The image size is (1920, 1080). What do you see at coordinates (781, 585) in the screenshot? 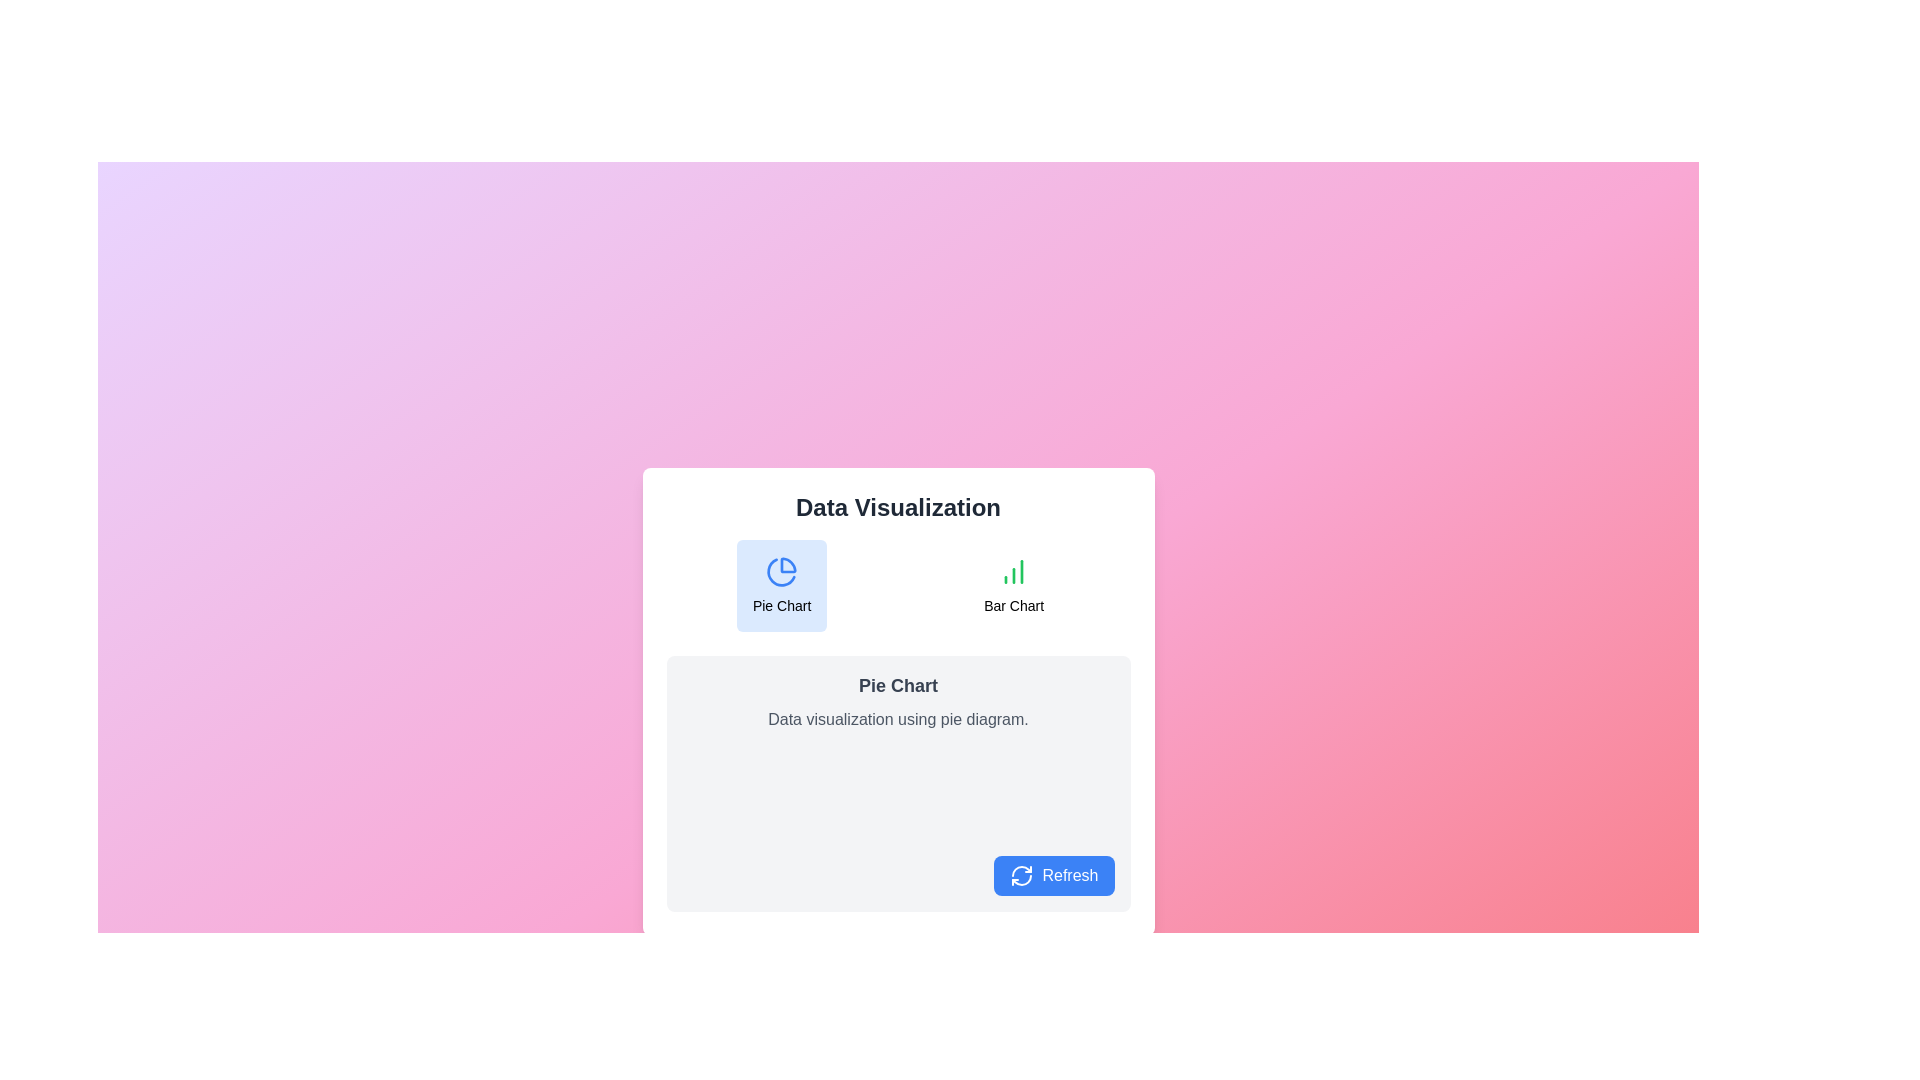
I see `the 'Pie Chart' button-like selectable element with a light blue background and a pie chart icon at the top center` at bounding box center [781, 585].